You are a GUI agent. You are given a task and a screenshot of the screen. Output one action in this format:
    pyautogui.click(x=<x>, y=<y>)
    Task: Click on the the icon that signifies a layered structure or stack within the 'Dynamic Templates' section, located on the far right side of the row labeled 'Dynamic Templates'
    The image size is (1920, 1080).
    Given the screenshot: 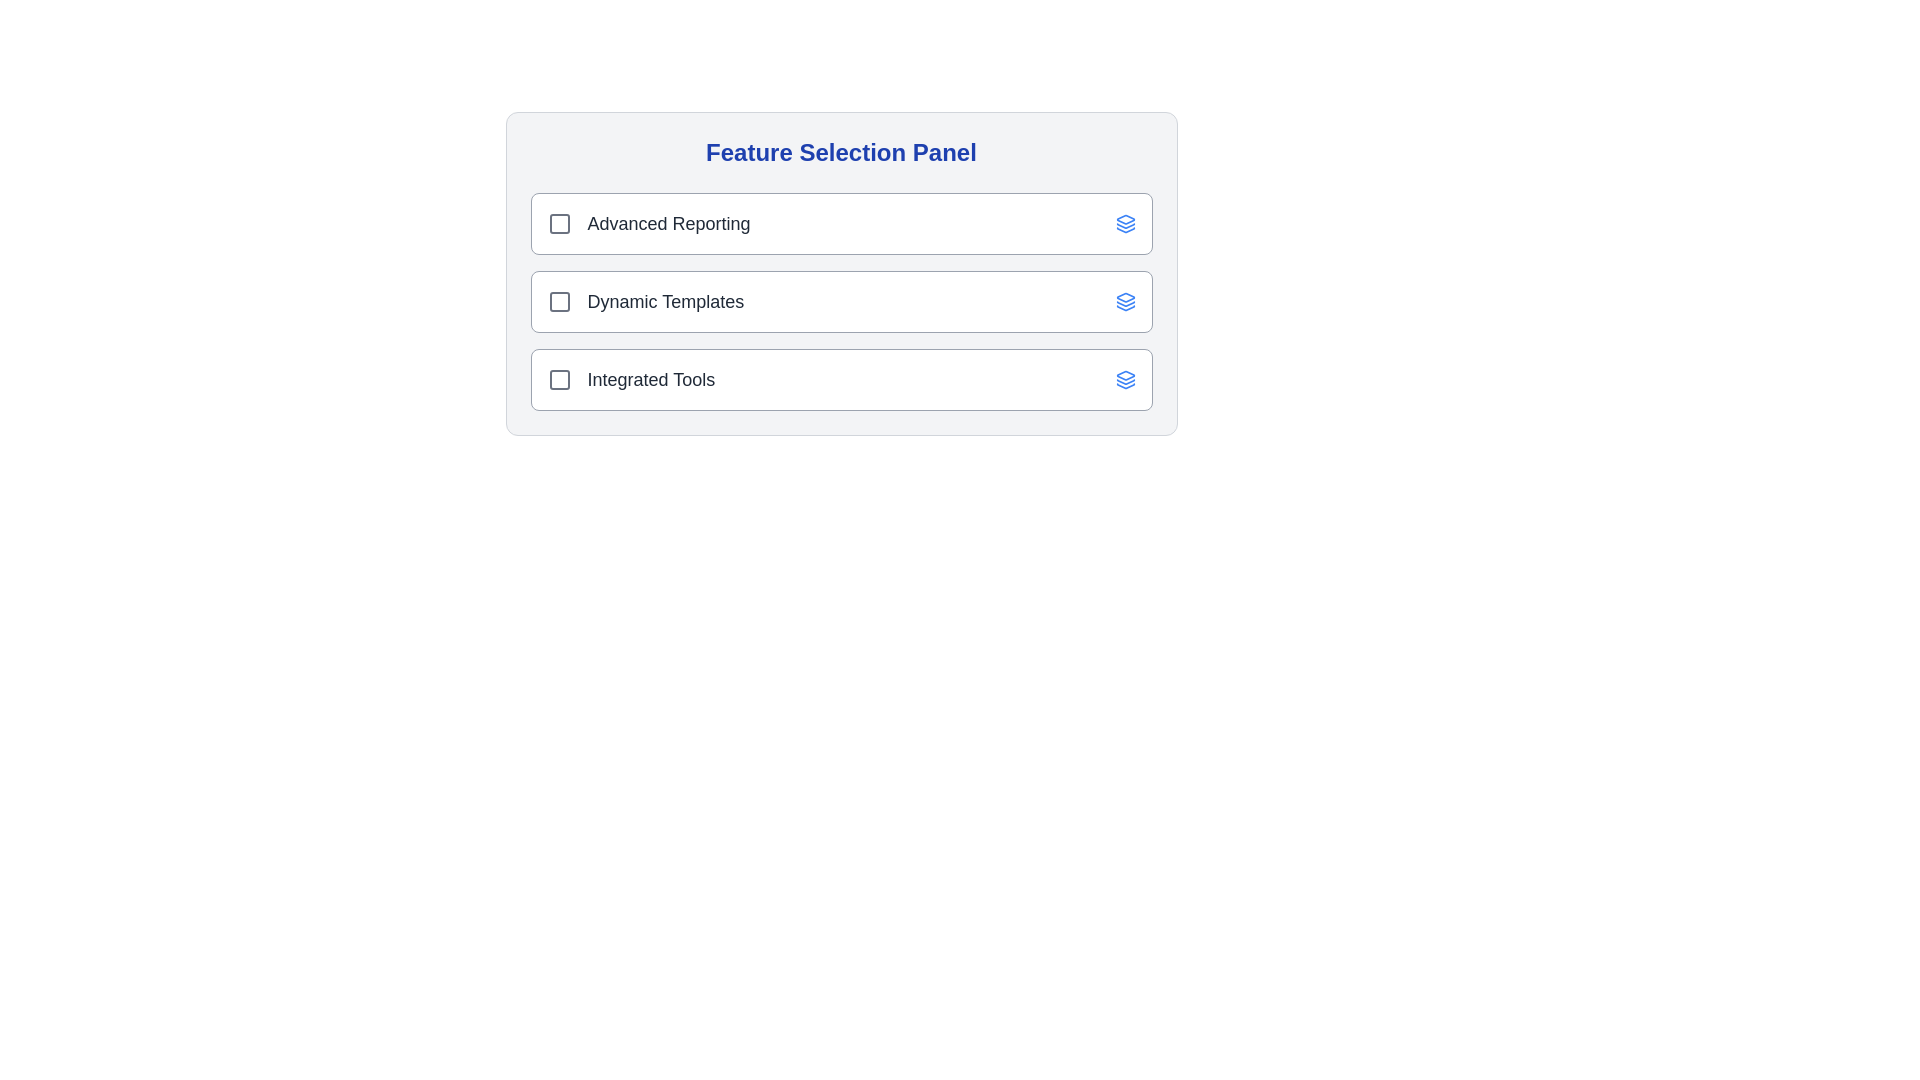 What is the action you would take?
    pyautogui.click(x=1125, y=301)
    